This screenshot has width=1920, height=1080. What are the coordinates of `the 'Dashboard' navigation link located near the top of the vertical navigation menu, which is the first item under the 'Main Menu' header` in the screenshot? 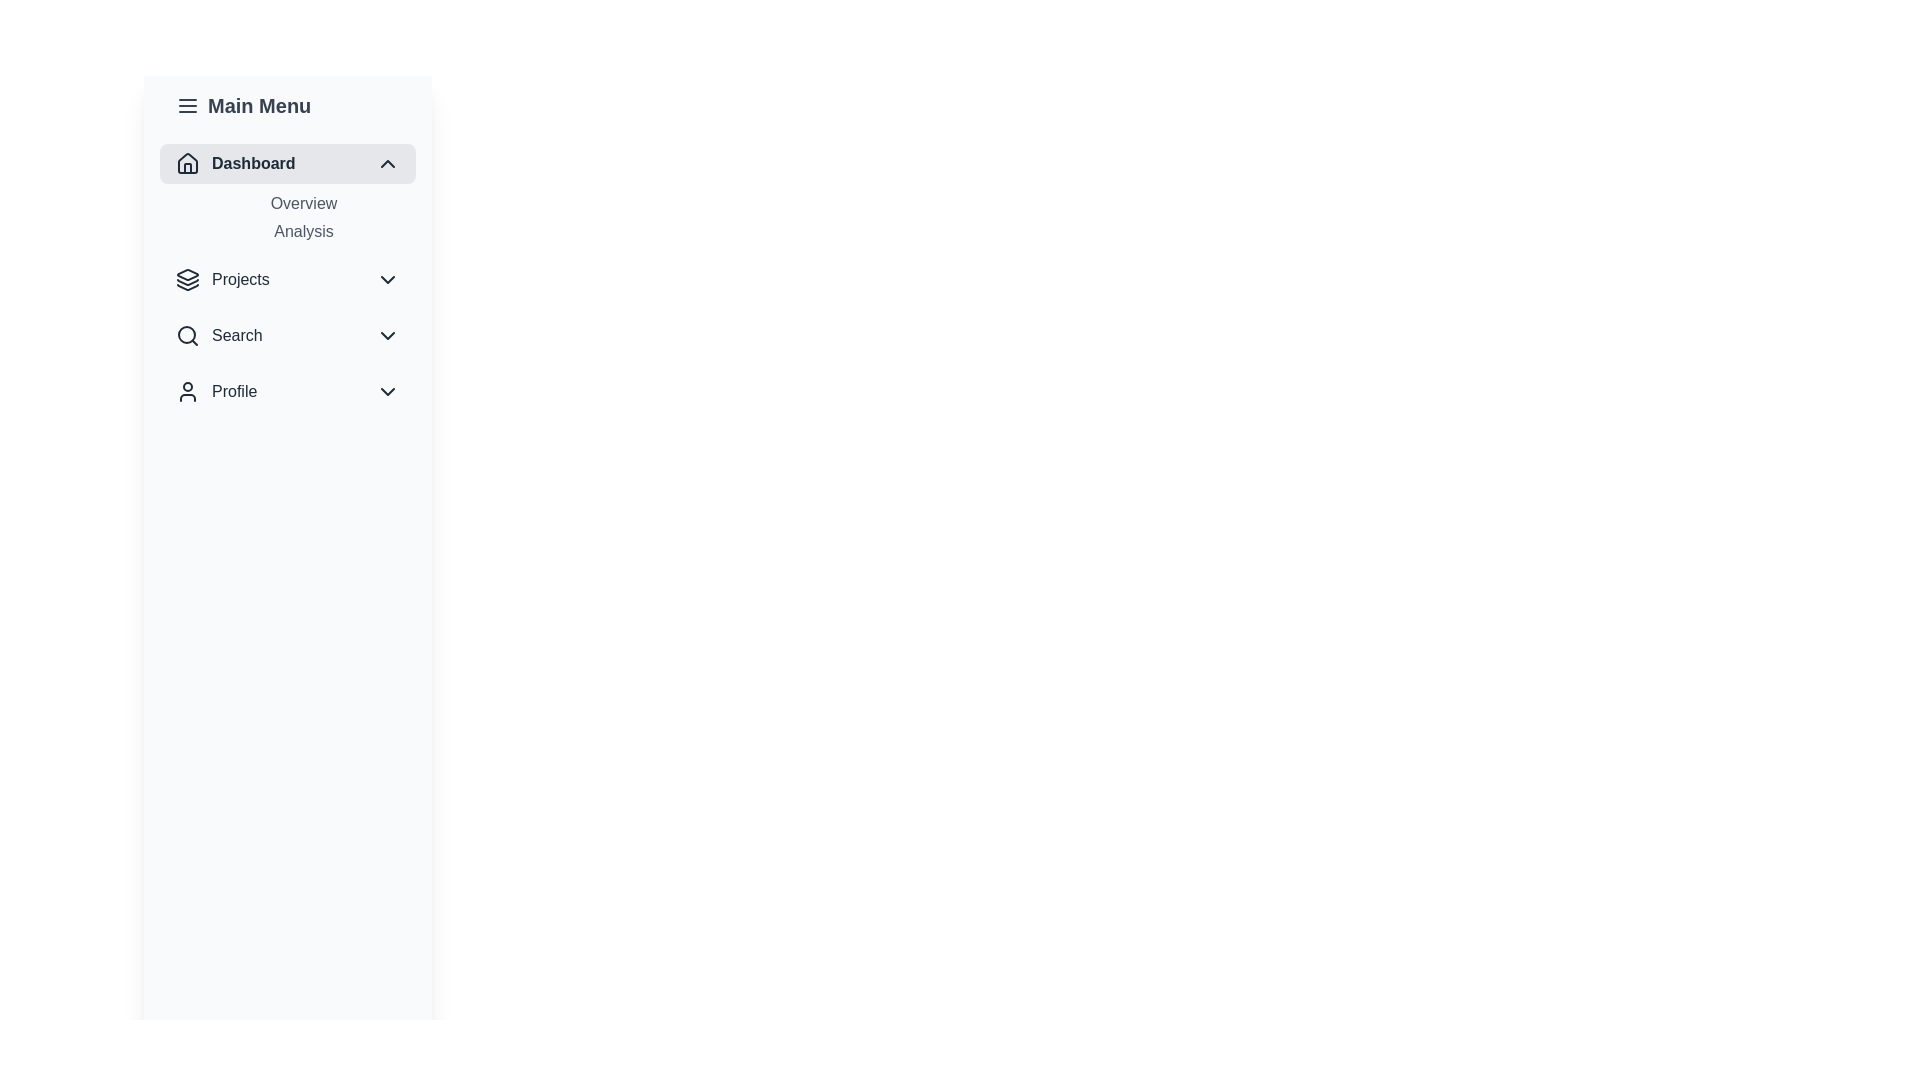 It's located at (235, 163).